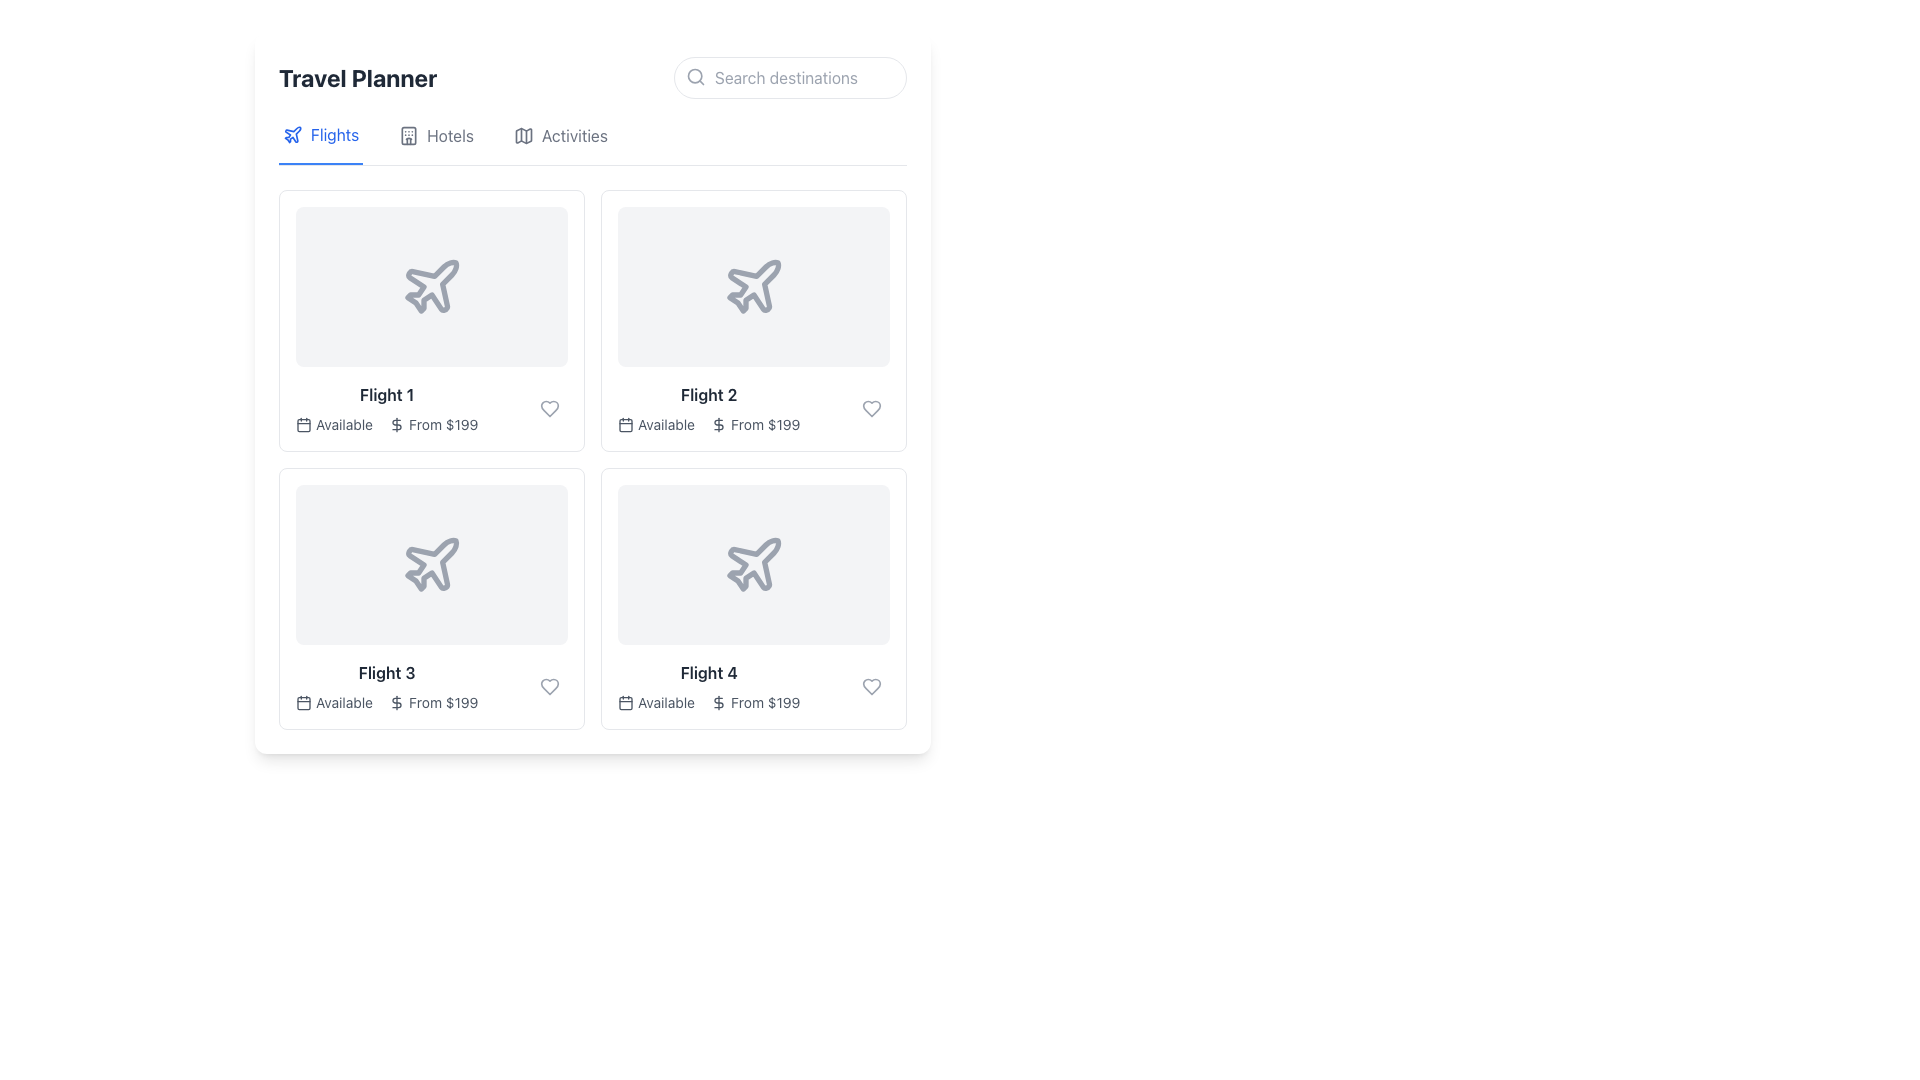 This screenshot has height=1080, width=1920. I want to click on the 'Activities' navigation tab button located in the horizontal navigation bar to change its appearance, so click(592, 142).